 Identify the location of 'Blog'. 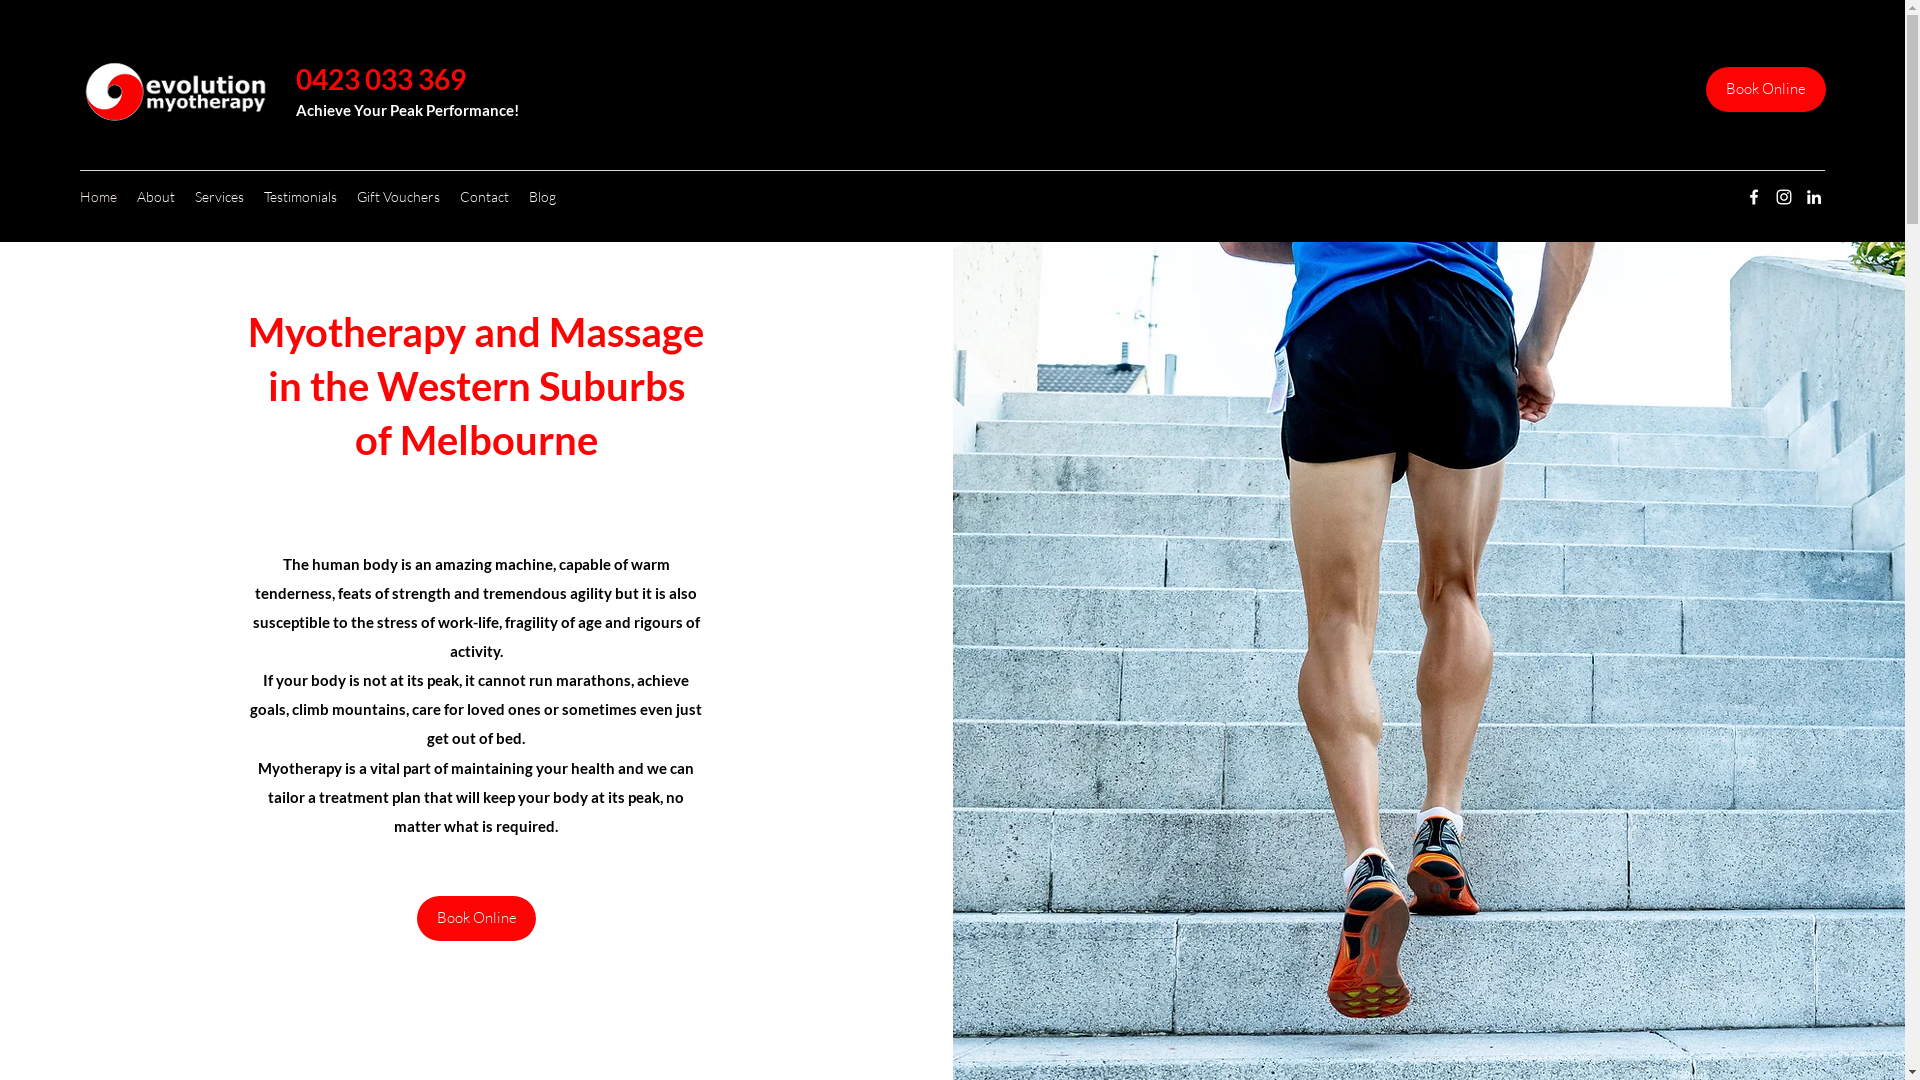
(542, 196).